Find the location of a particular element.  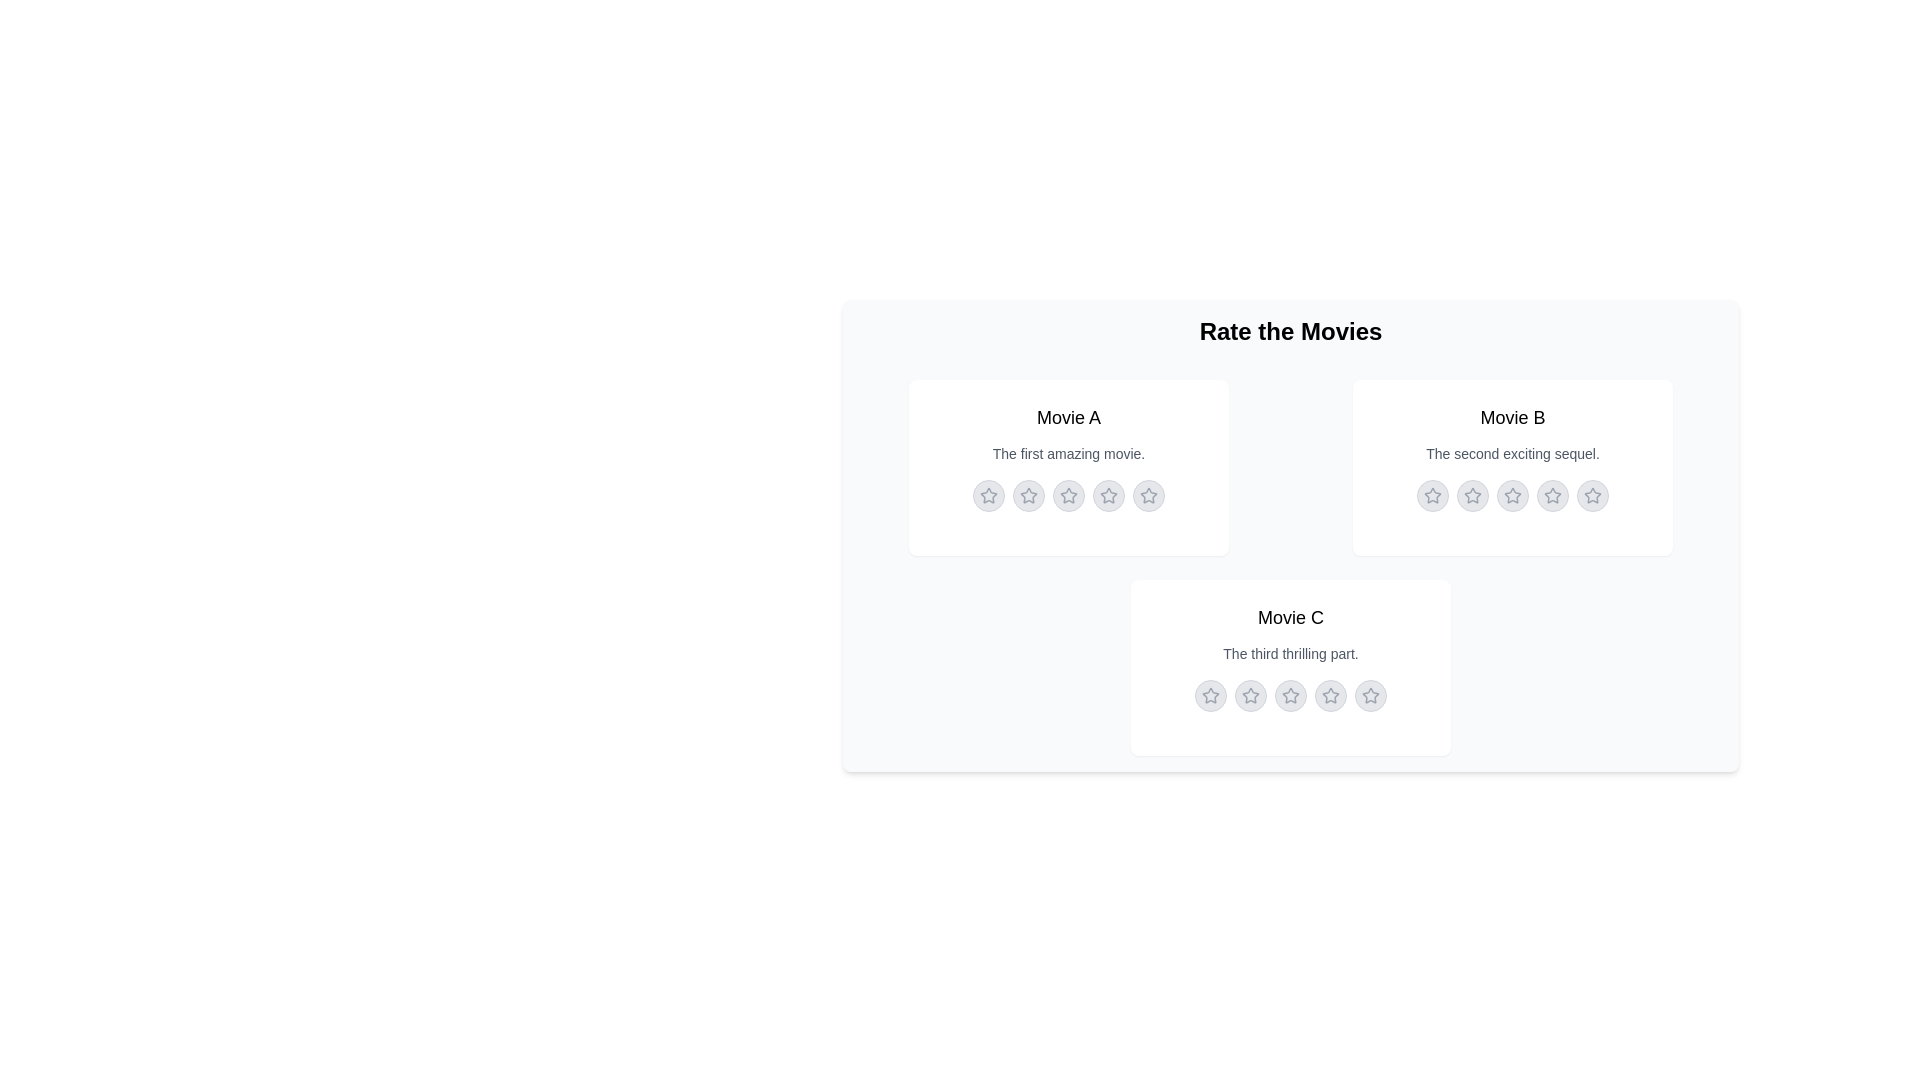

the third star icon in the rating widget below the text content 'Movie C' is located at coordinates (1291, 694).